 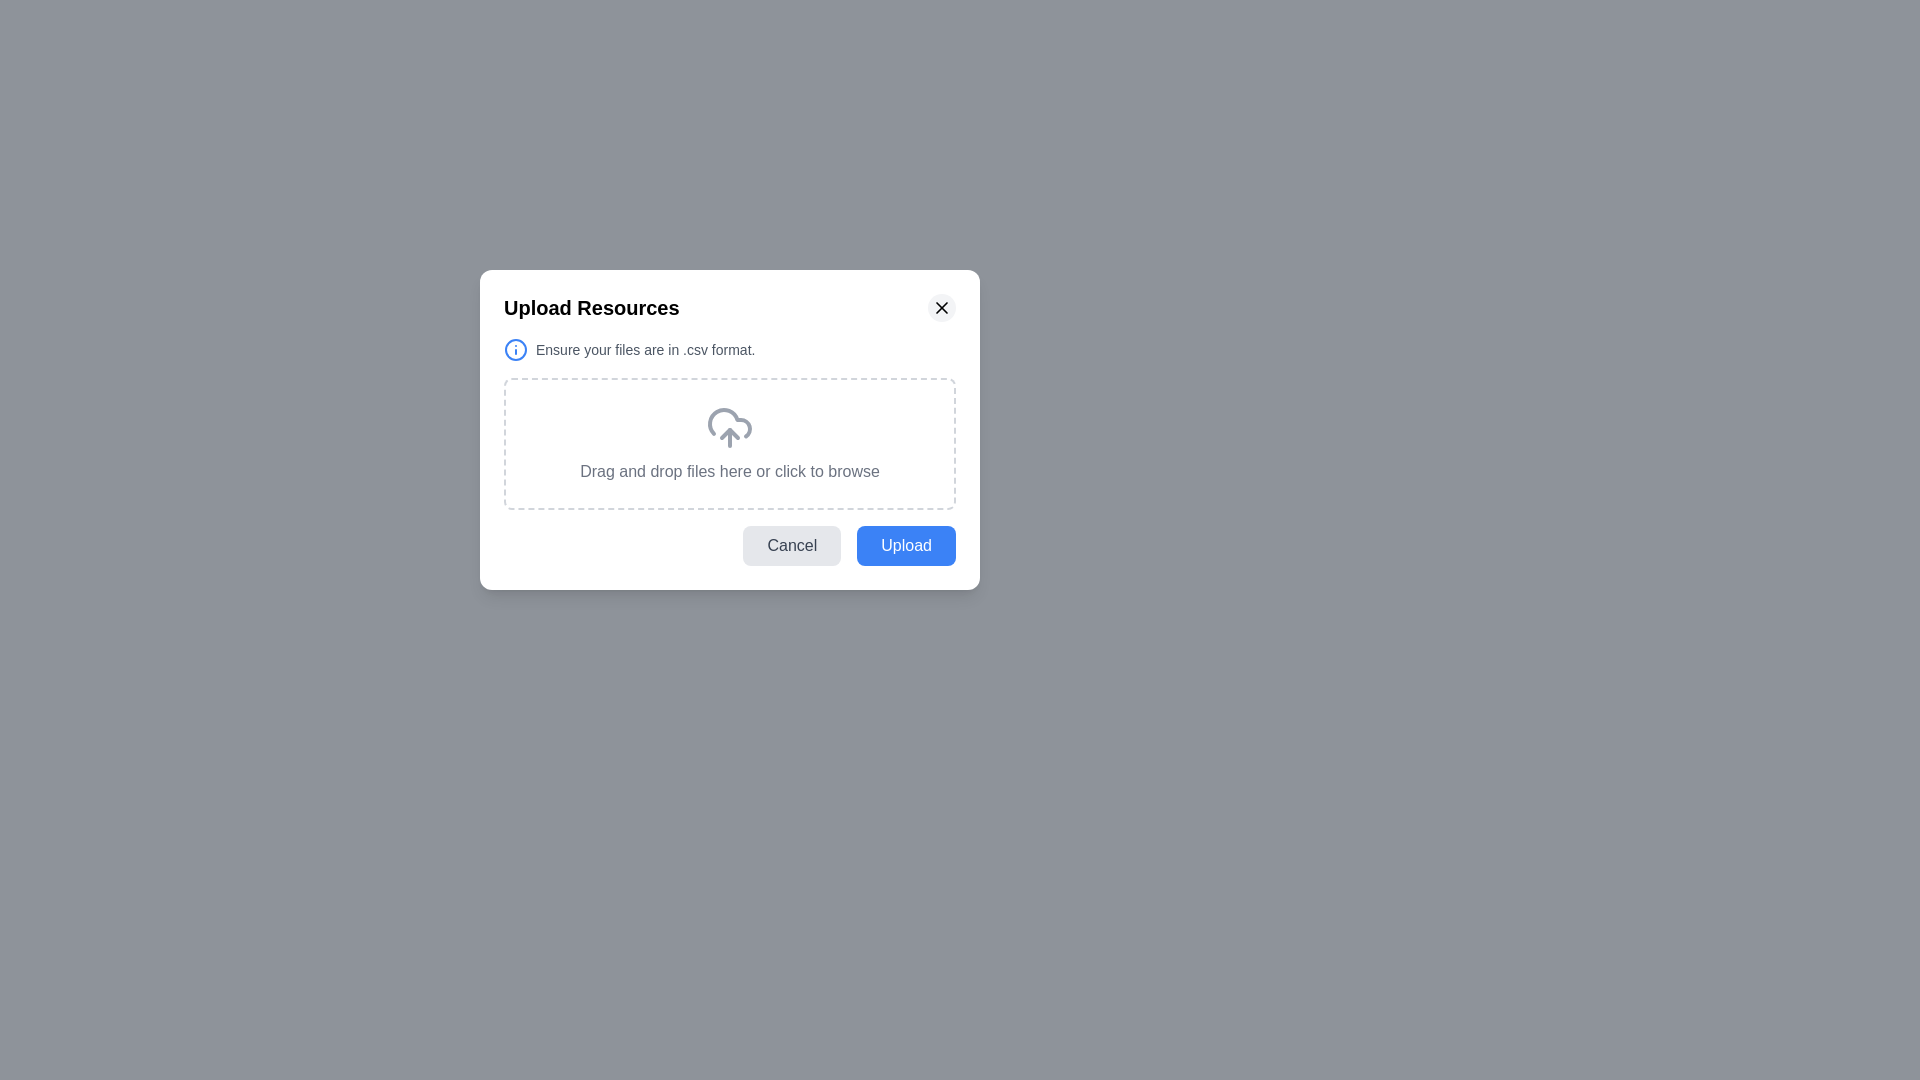 I want to click on the Text Label that serves as a static label or heading at the top-left part of the dialog box, so click(x=590, y=308).